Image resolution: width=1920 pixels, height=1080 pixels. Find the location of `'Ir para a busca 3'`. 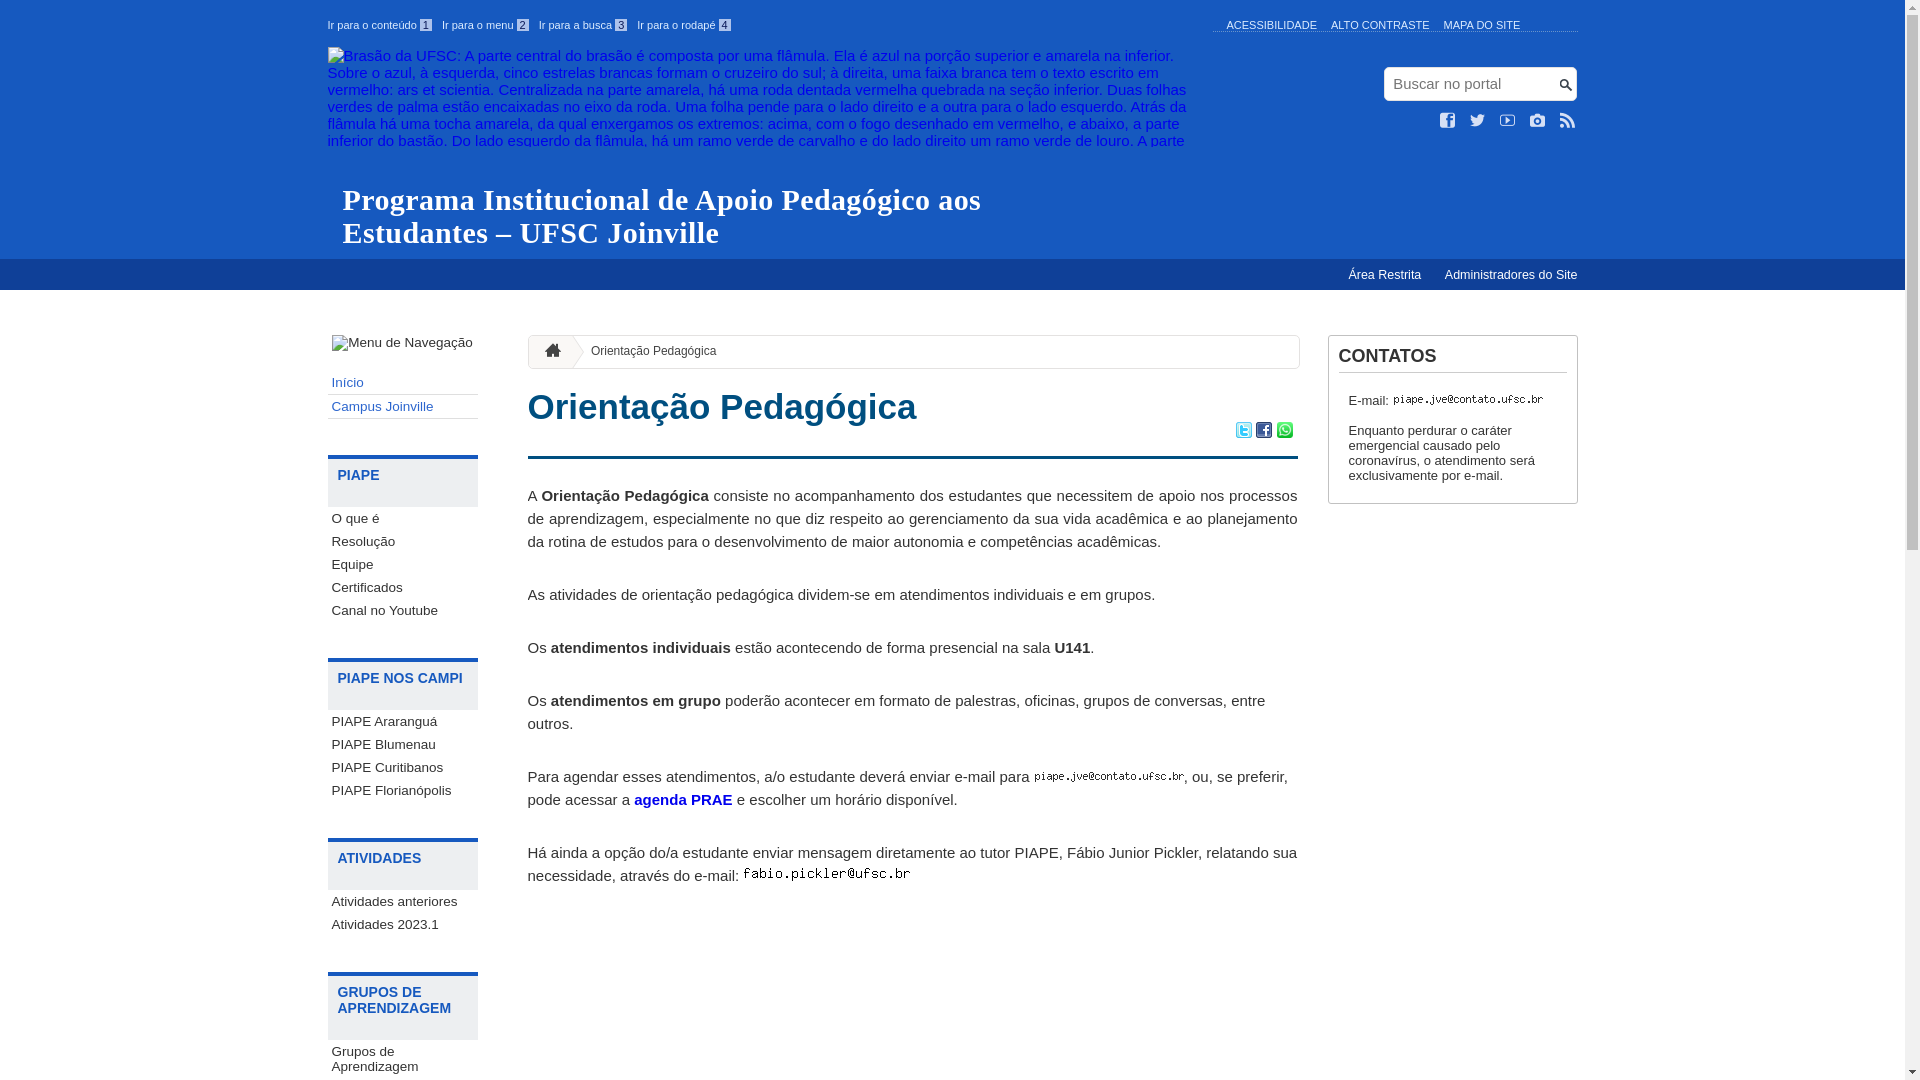

'Ir para a busca 3' is located at coordinates (582, 24).